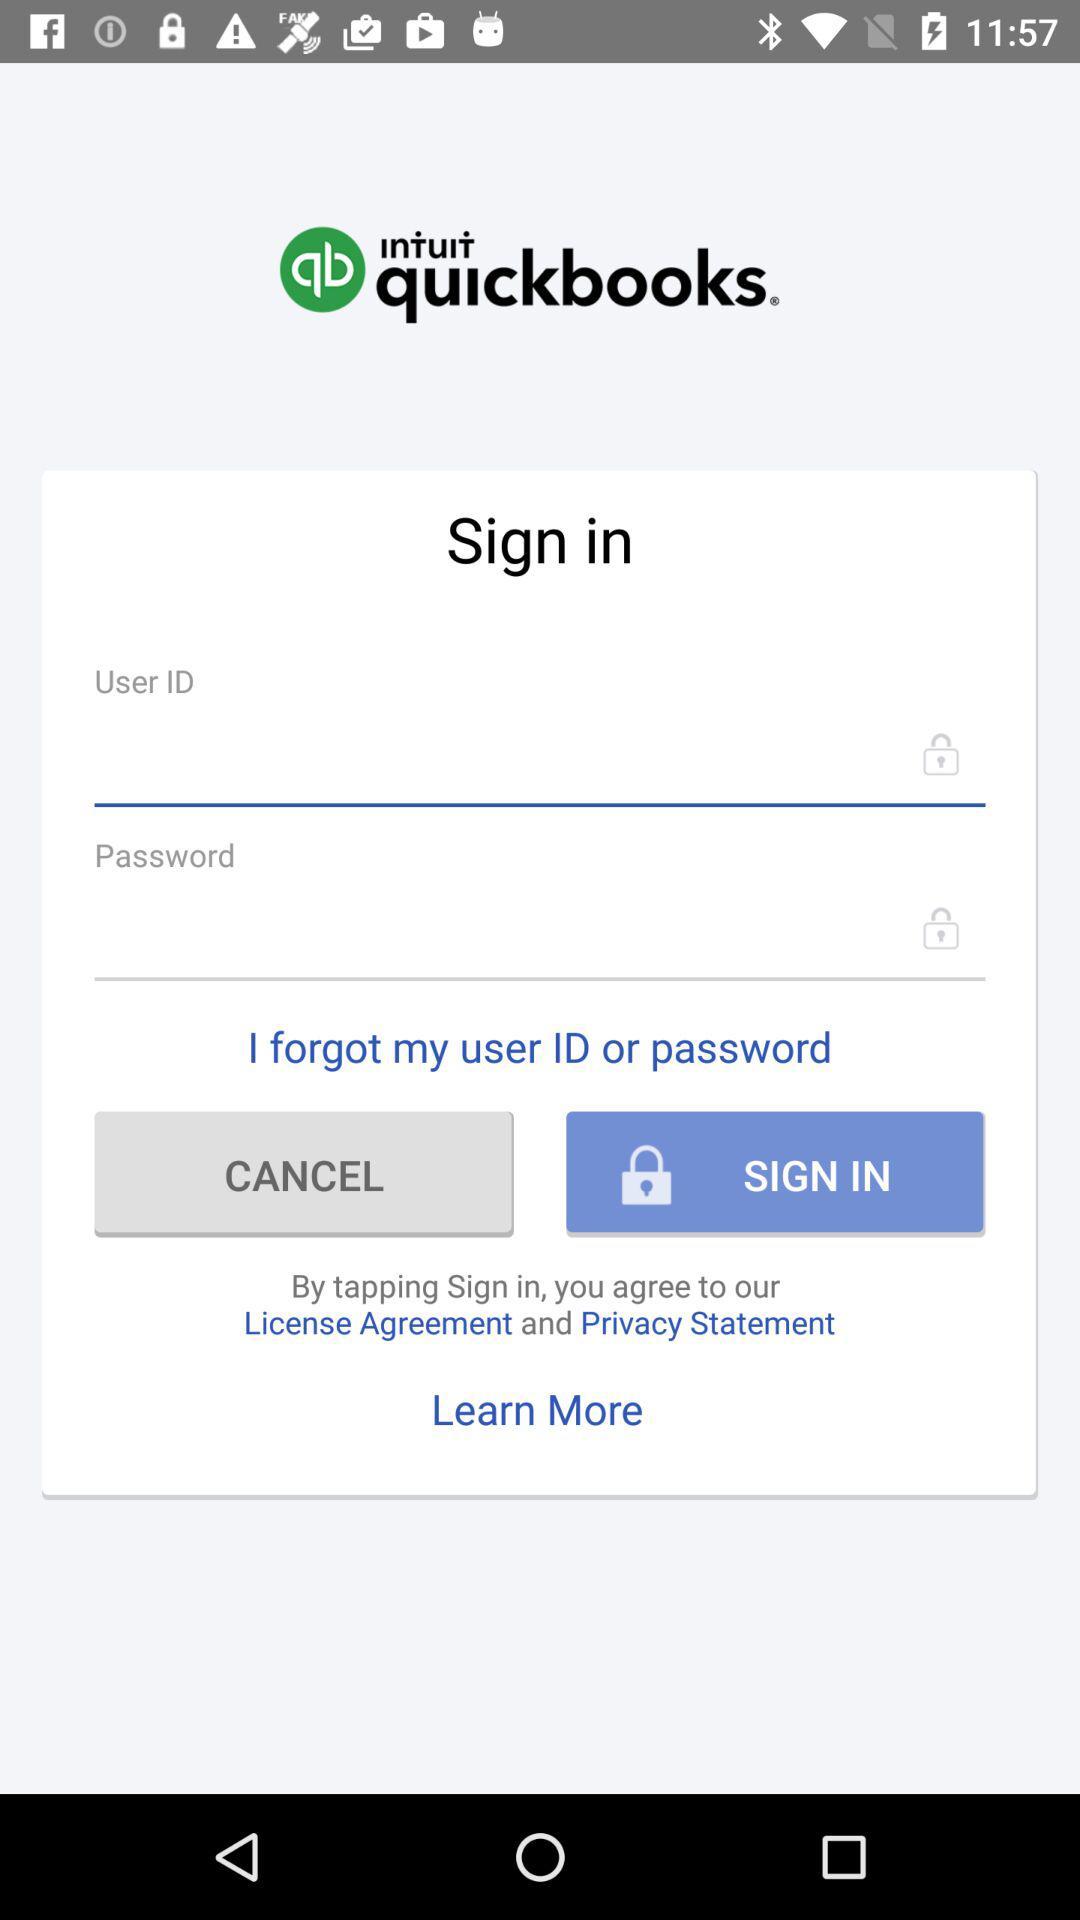 This screenshot has height=1920, width=1080. Describe the element at coordinates (540, 927) in the screenshot. I see `the item above i forgot my item` at that location.